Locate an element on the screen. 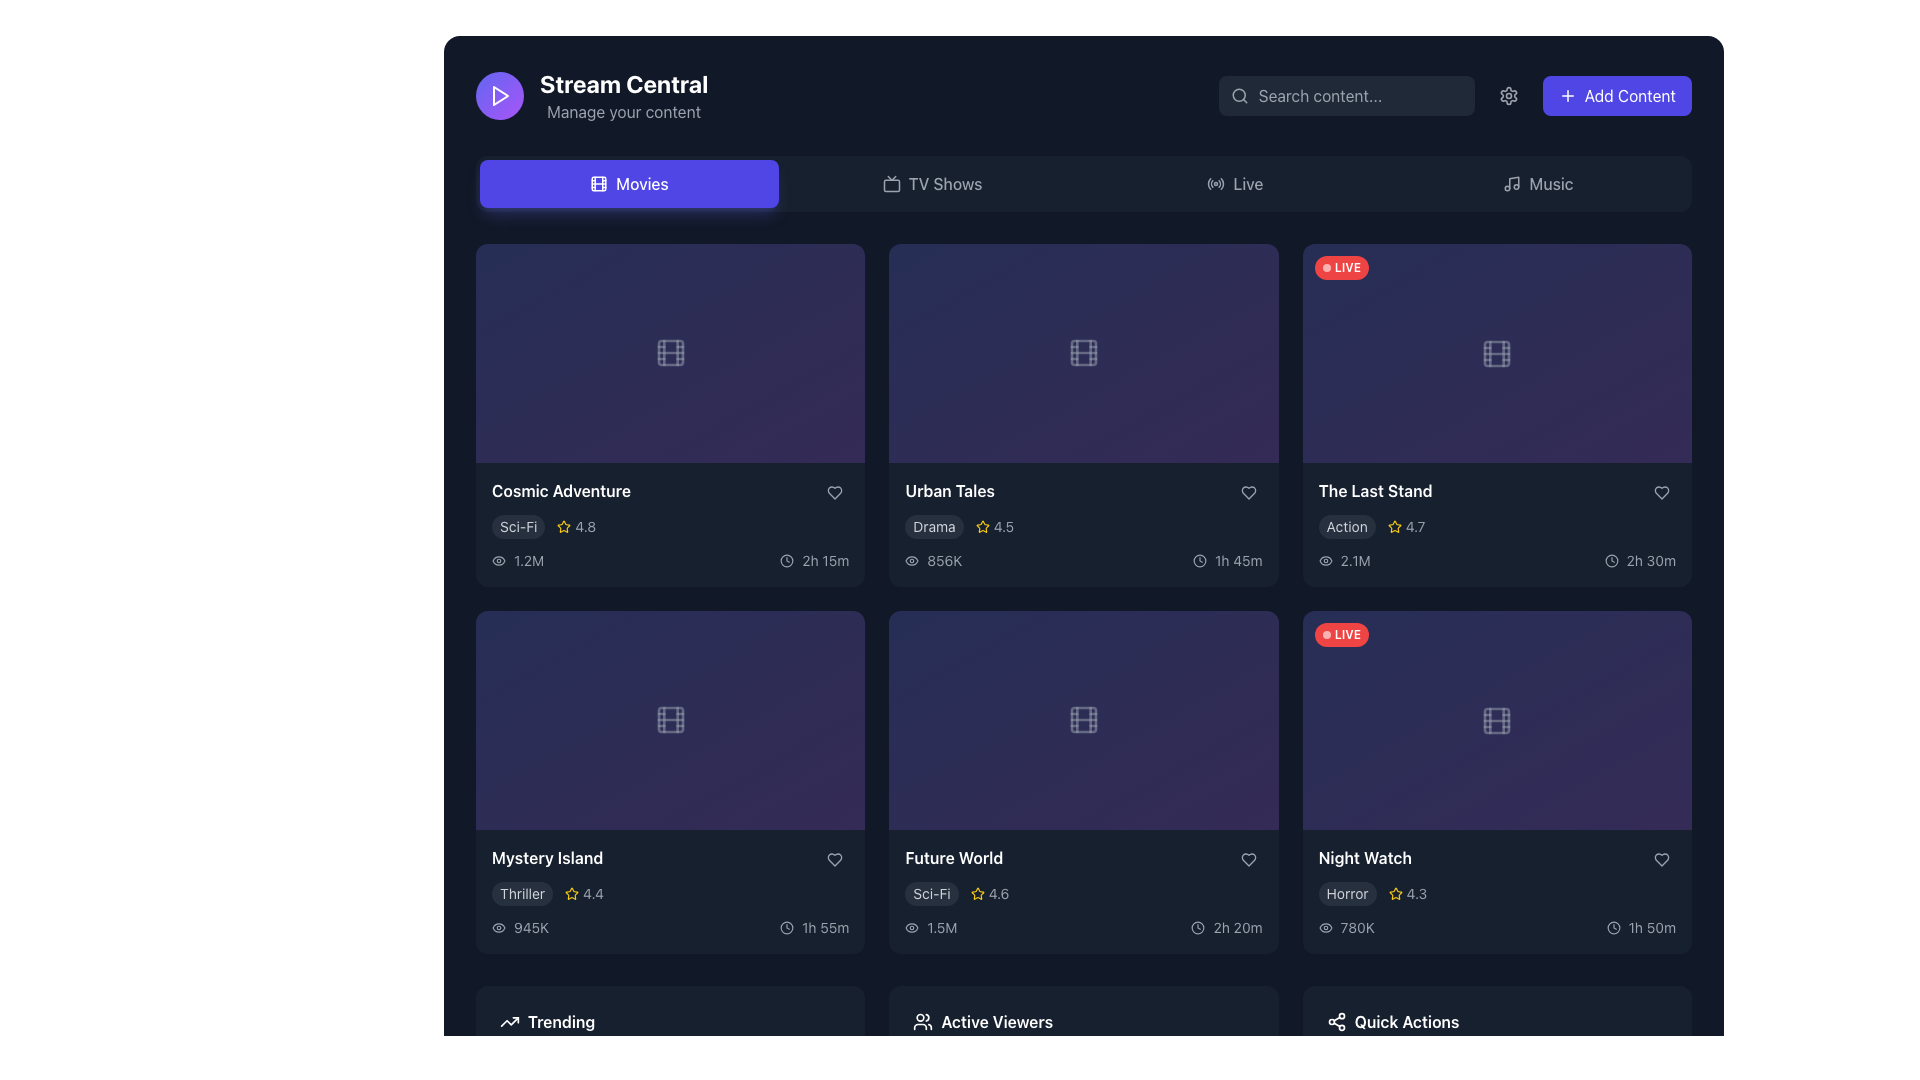 The height and width of the screenshot is (1080, 1920). the 'Music' navigation button icon located in the top right of the interface is located at coordinates (1512, 184).